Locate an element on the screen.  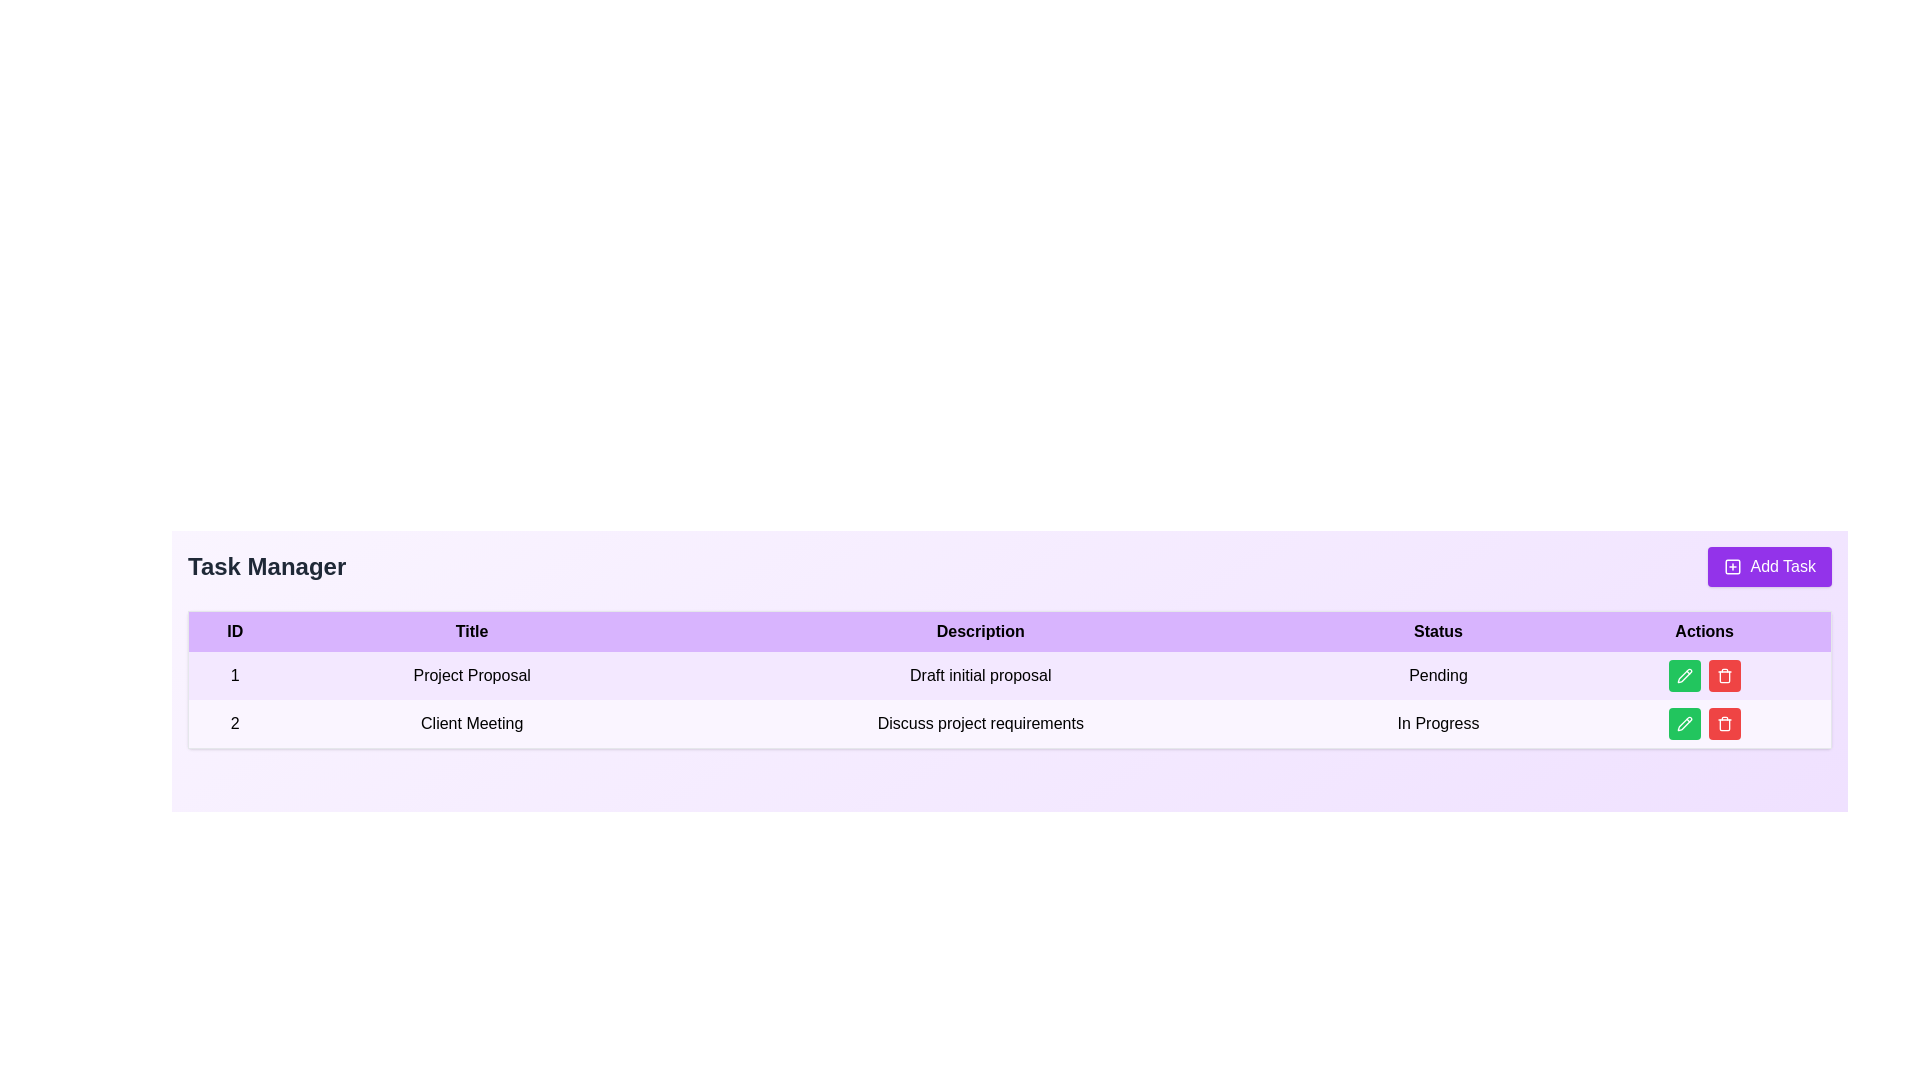
the text 'Client Meeting' located in the second row under the 'Title' column of the table is located at coordinates (471, 724).